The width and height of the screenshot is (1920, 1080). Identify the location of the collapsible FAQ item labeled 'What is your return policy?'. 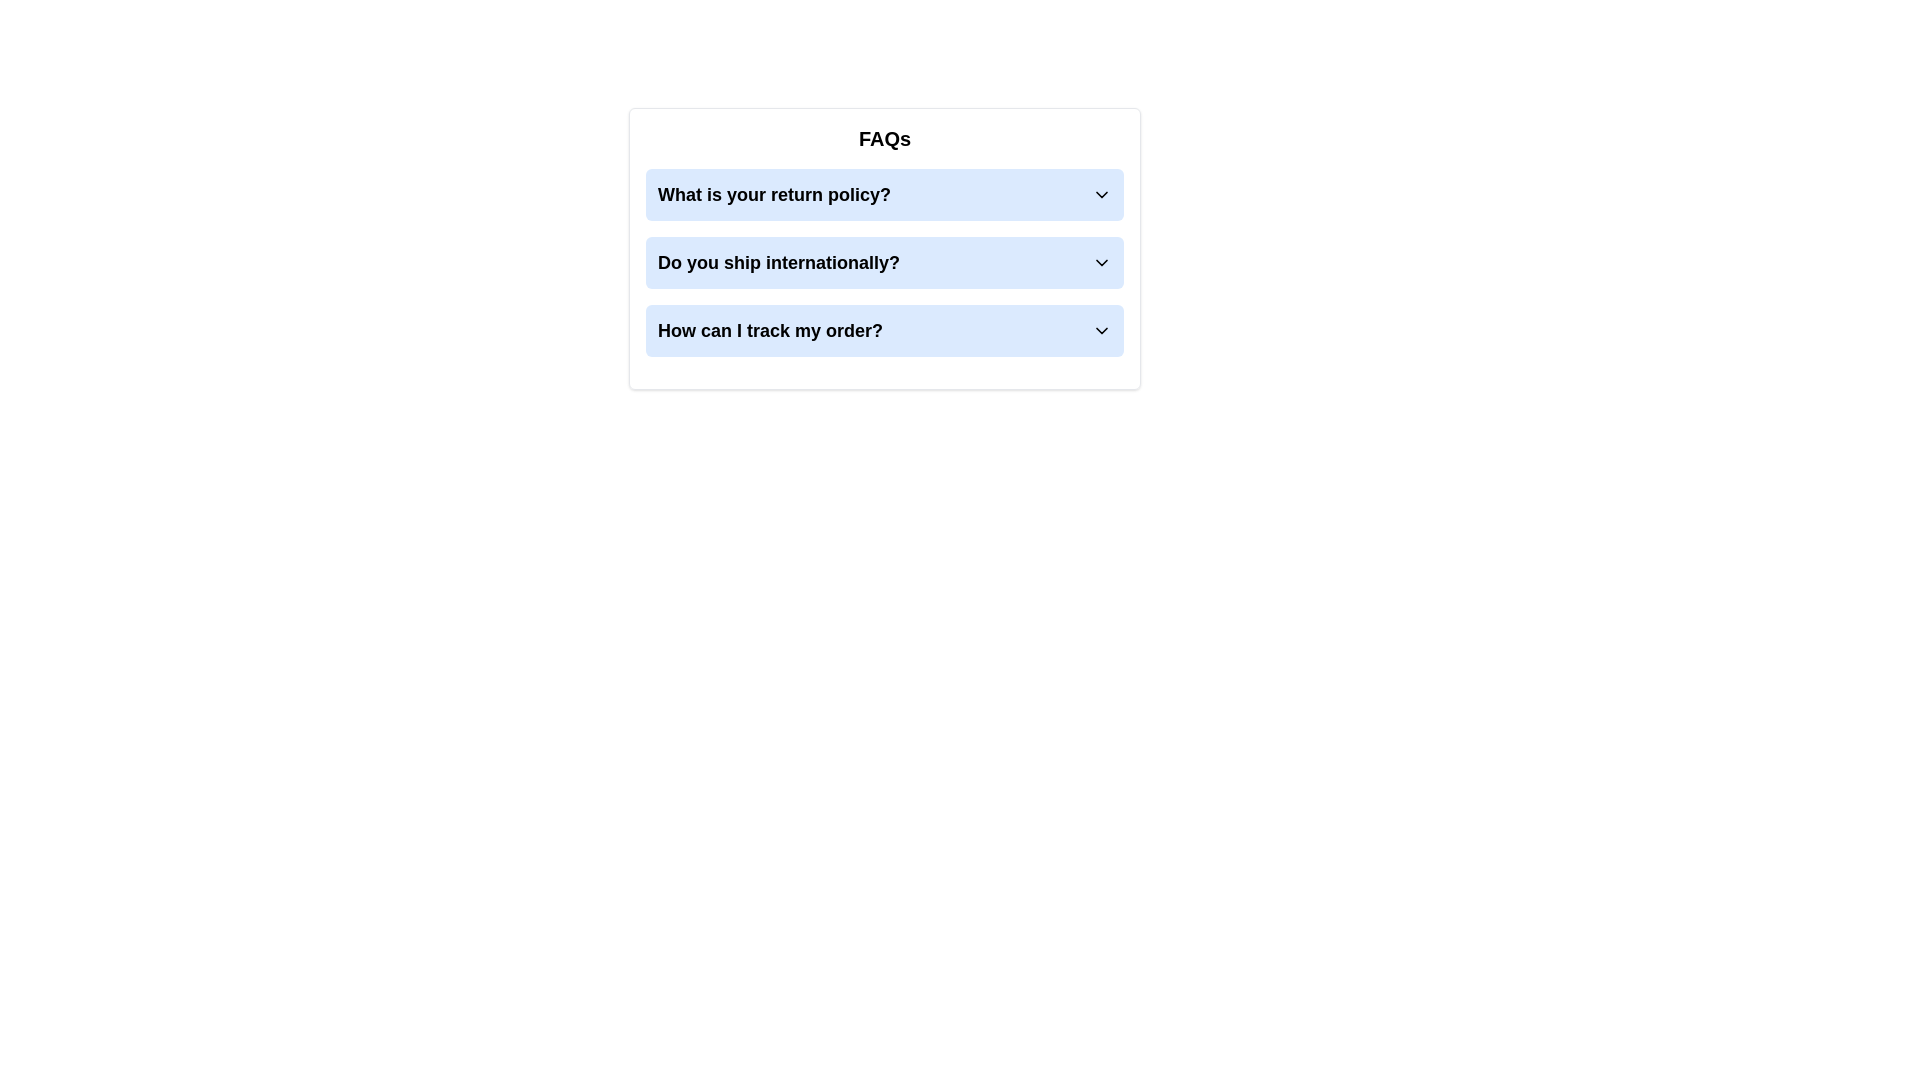
(883, 195).